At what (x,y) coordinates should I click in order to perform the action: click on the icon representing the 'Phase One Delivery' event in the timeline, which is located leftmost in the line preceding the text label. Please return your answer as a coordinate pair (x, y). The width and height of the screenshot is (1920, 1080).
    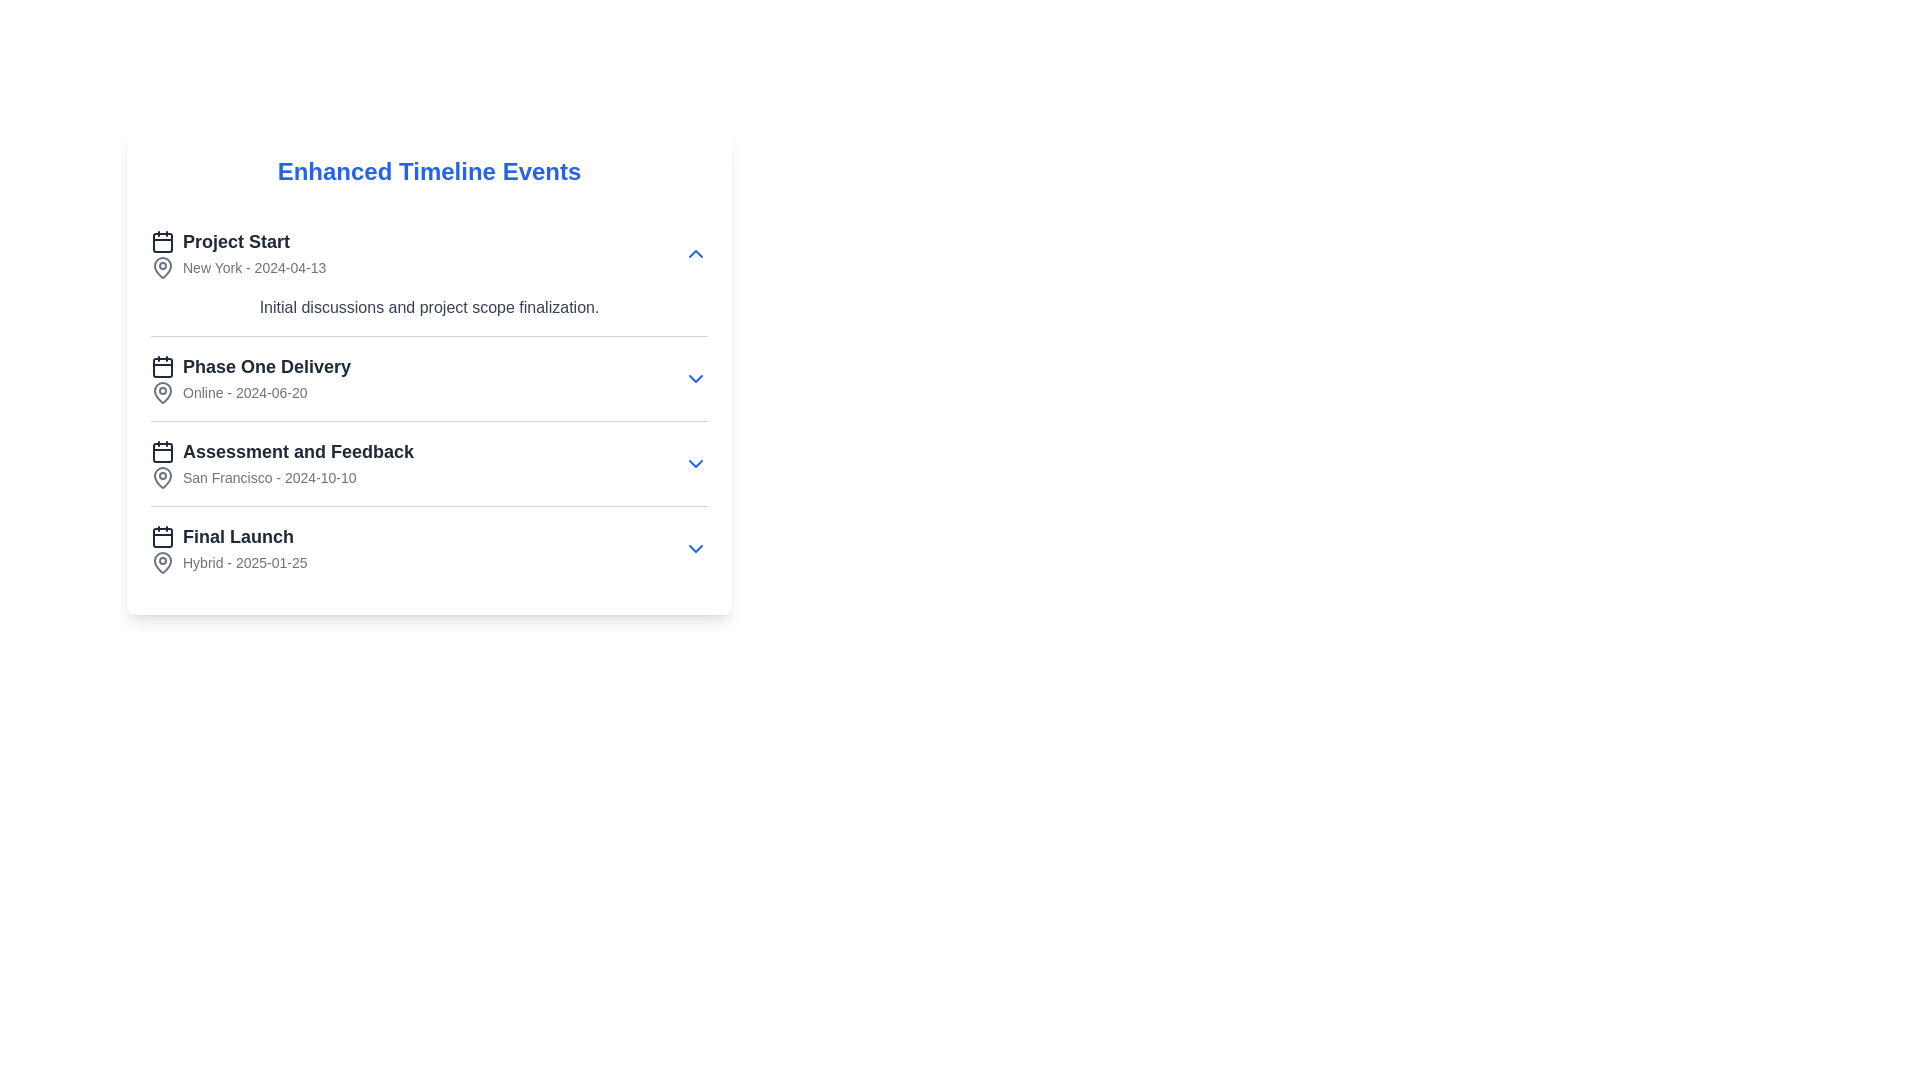
    Looking at the image, I should click on (163, 366).